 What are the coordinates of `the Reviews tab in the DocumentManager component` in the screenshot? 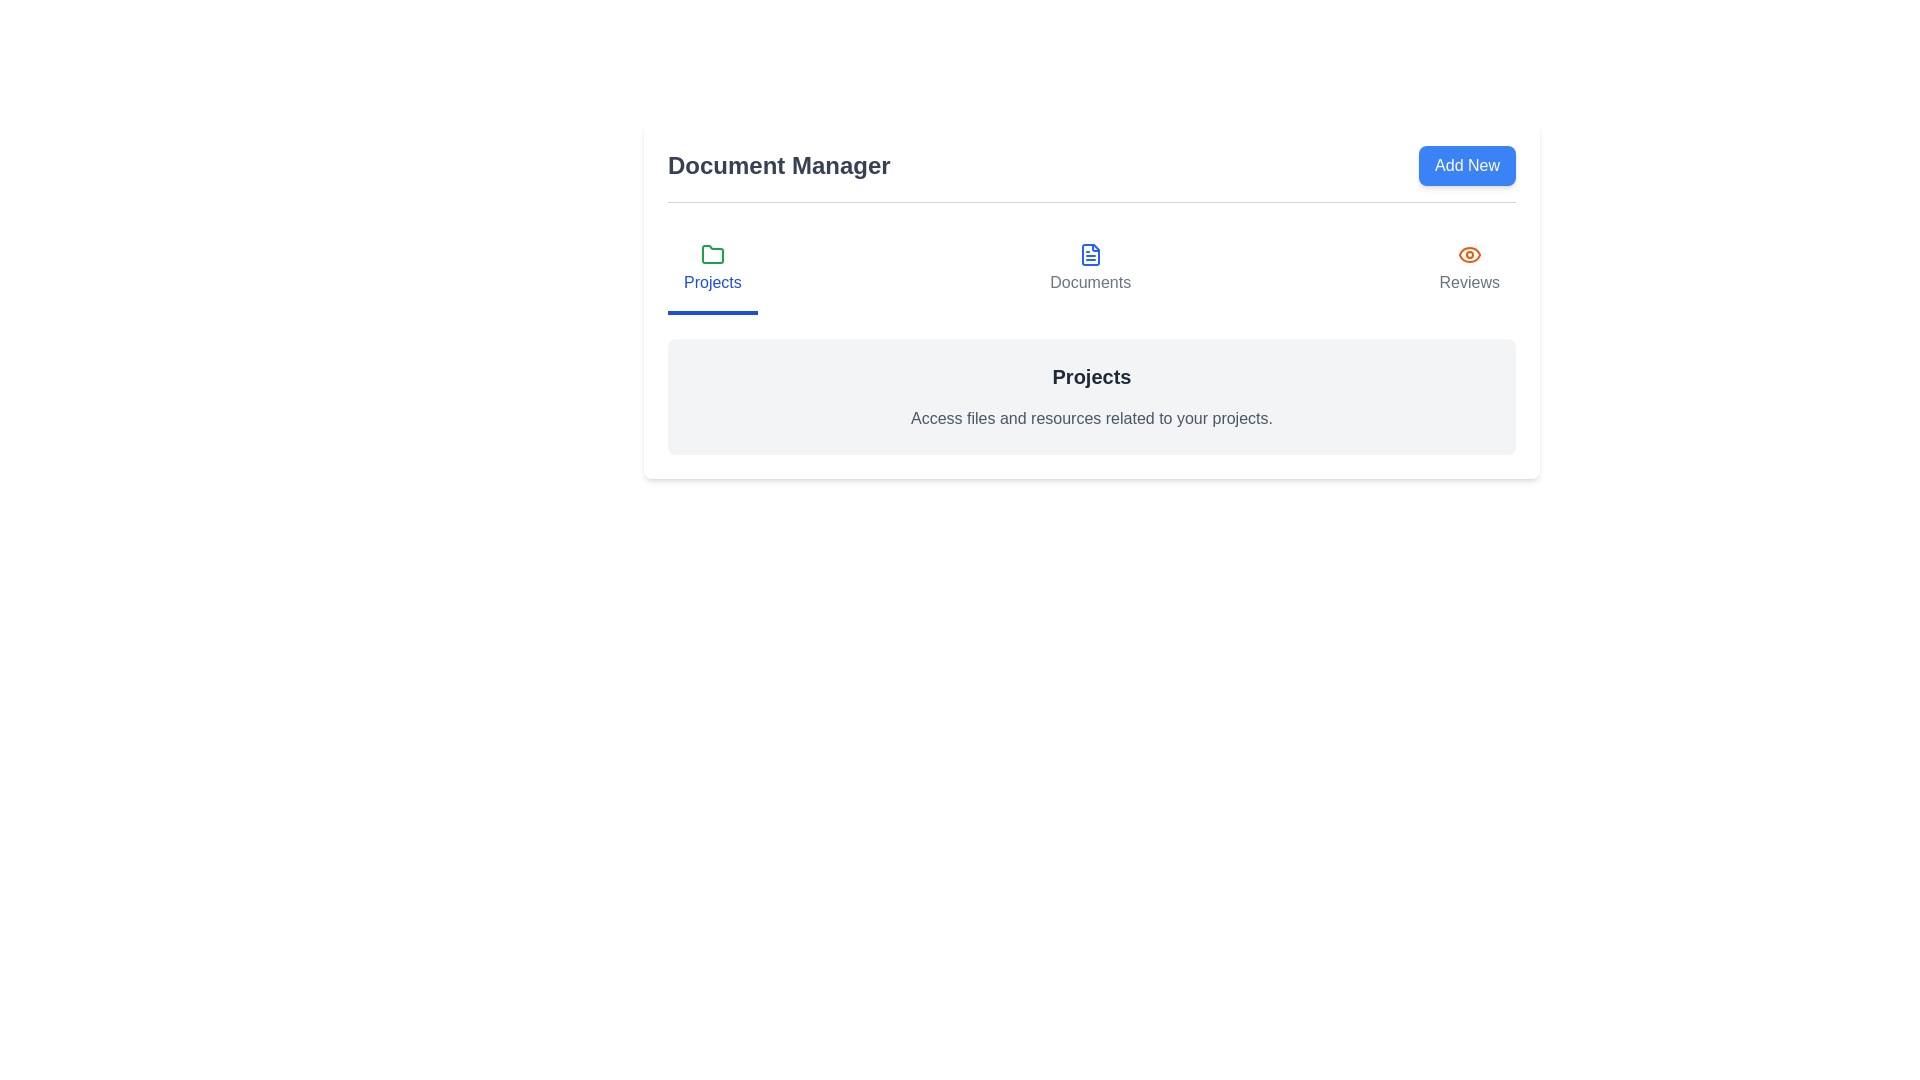 It's located at (1469, 270).